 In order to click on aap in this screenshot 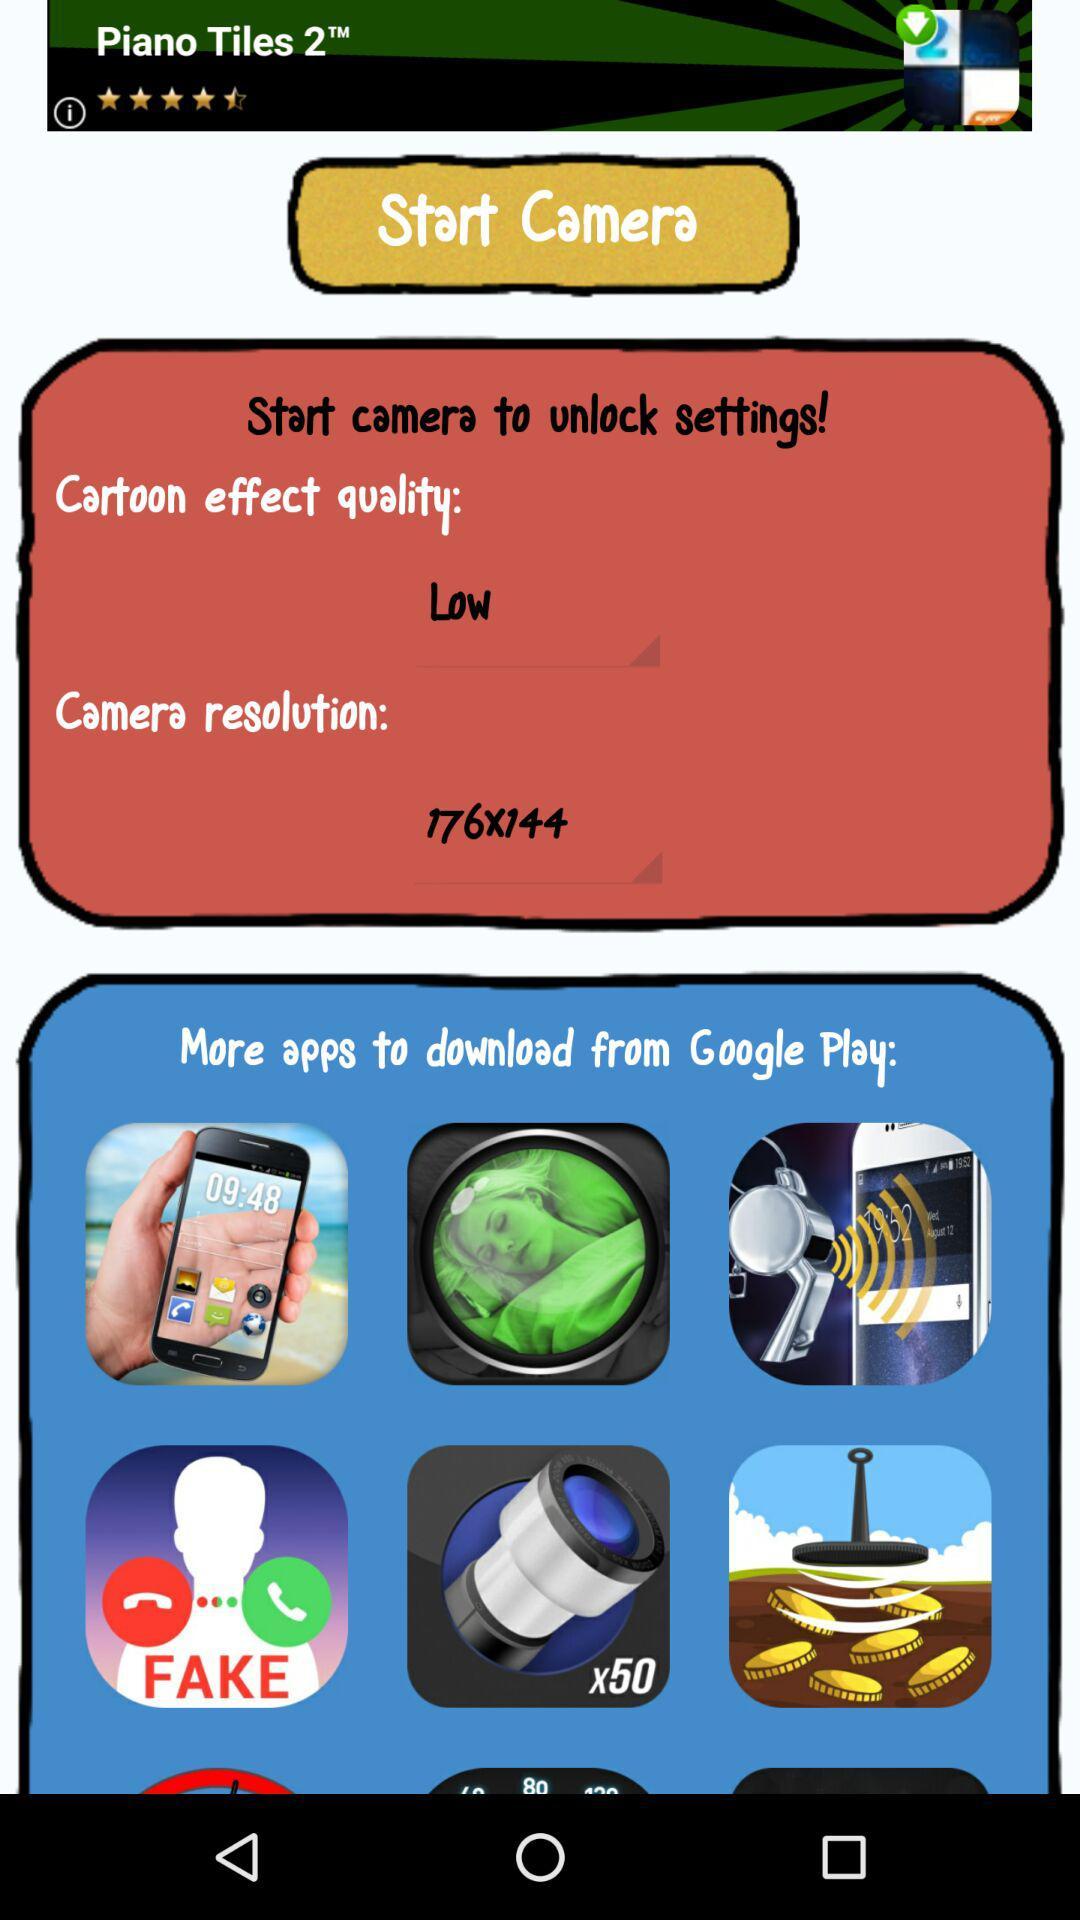, I will do `click(537, 1252)`.